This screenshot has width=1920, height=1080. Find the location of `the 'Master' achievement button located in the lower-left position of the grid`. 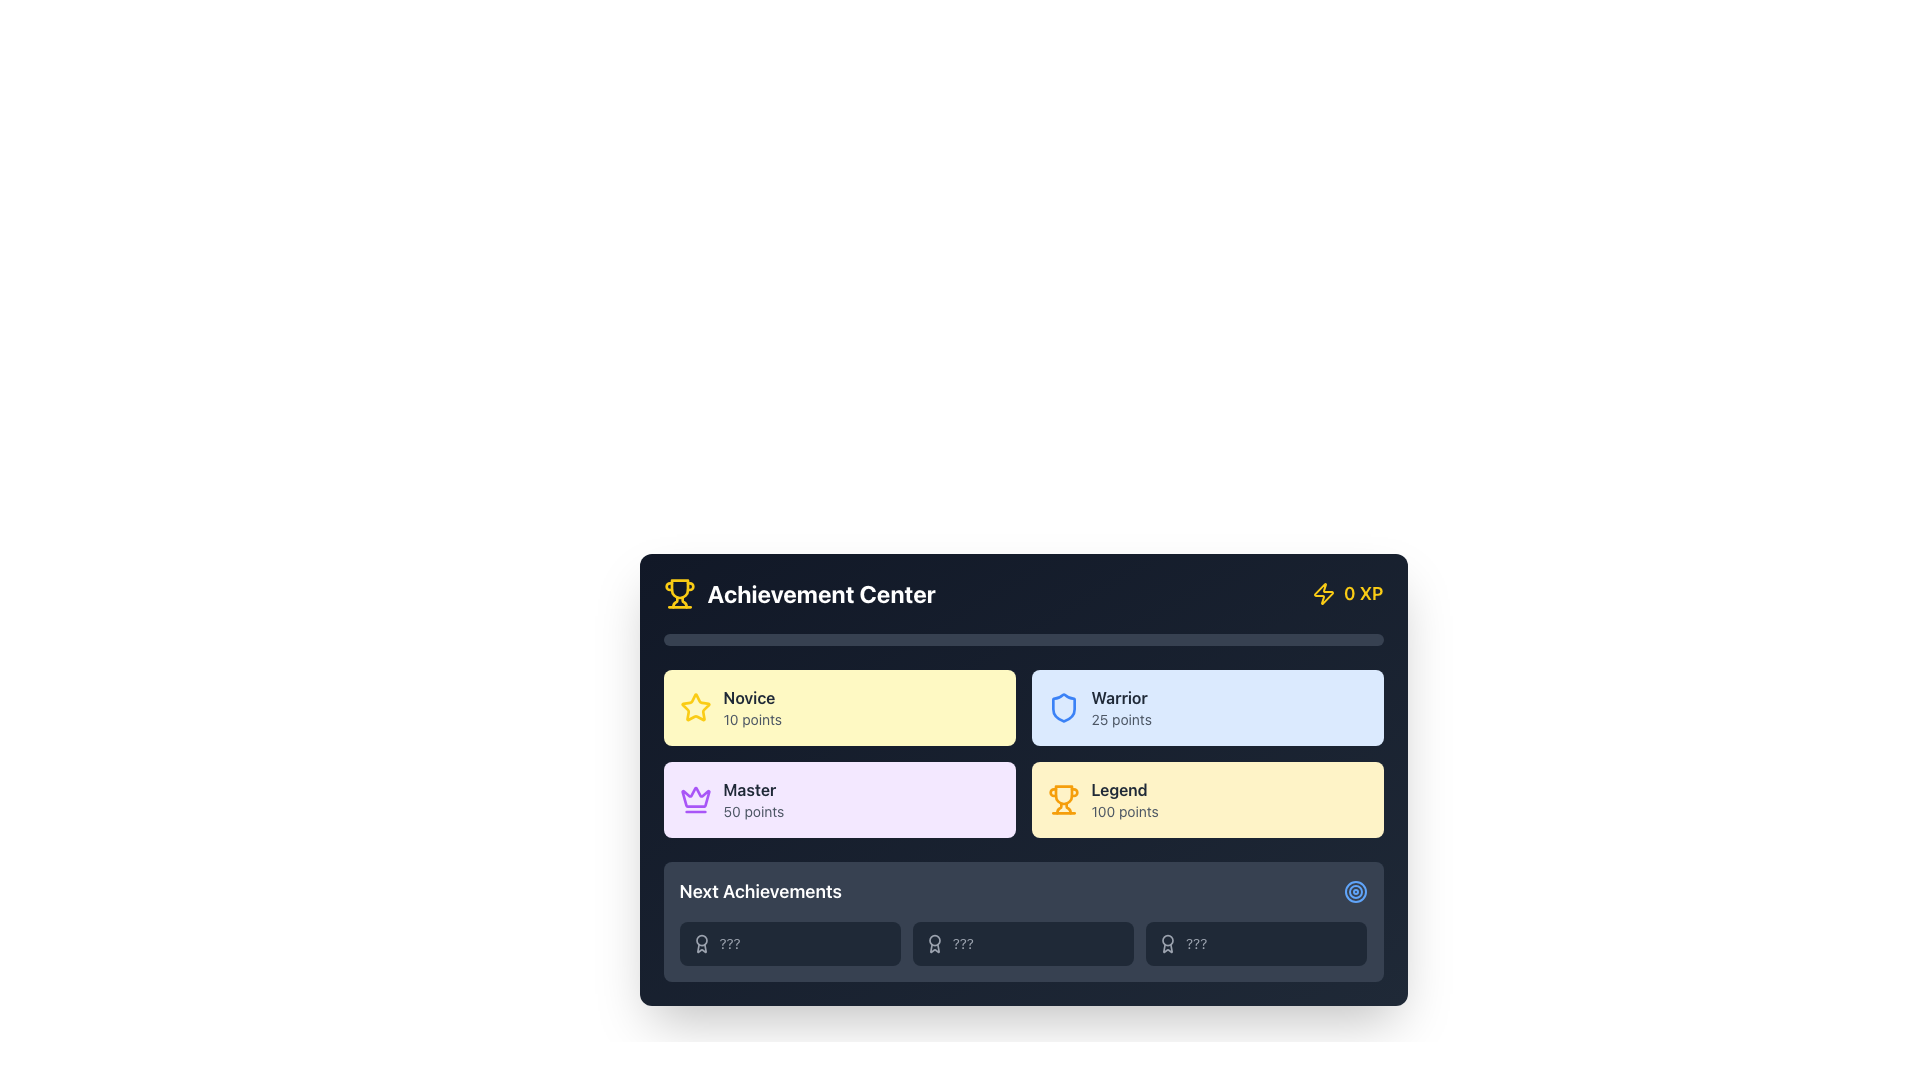

the 'Master' achievement button located in the lower-left position of the grid is located at coordinates (839, 798).